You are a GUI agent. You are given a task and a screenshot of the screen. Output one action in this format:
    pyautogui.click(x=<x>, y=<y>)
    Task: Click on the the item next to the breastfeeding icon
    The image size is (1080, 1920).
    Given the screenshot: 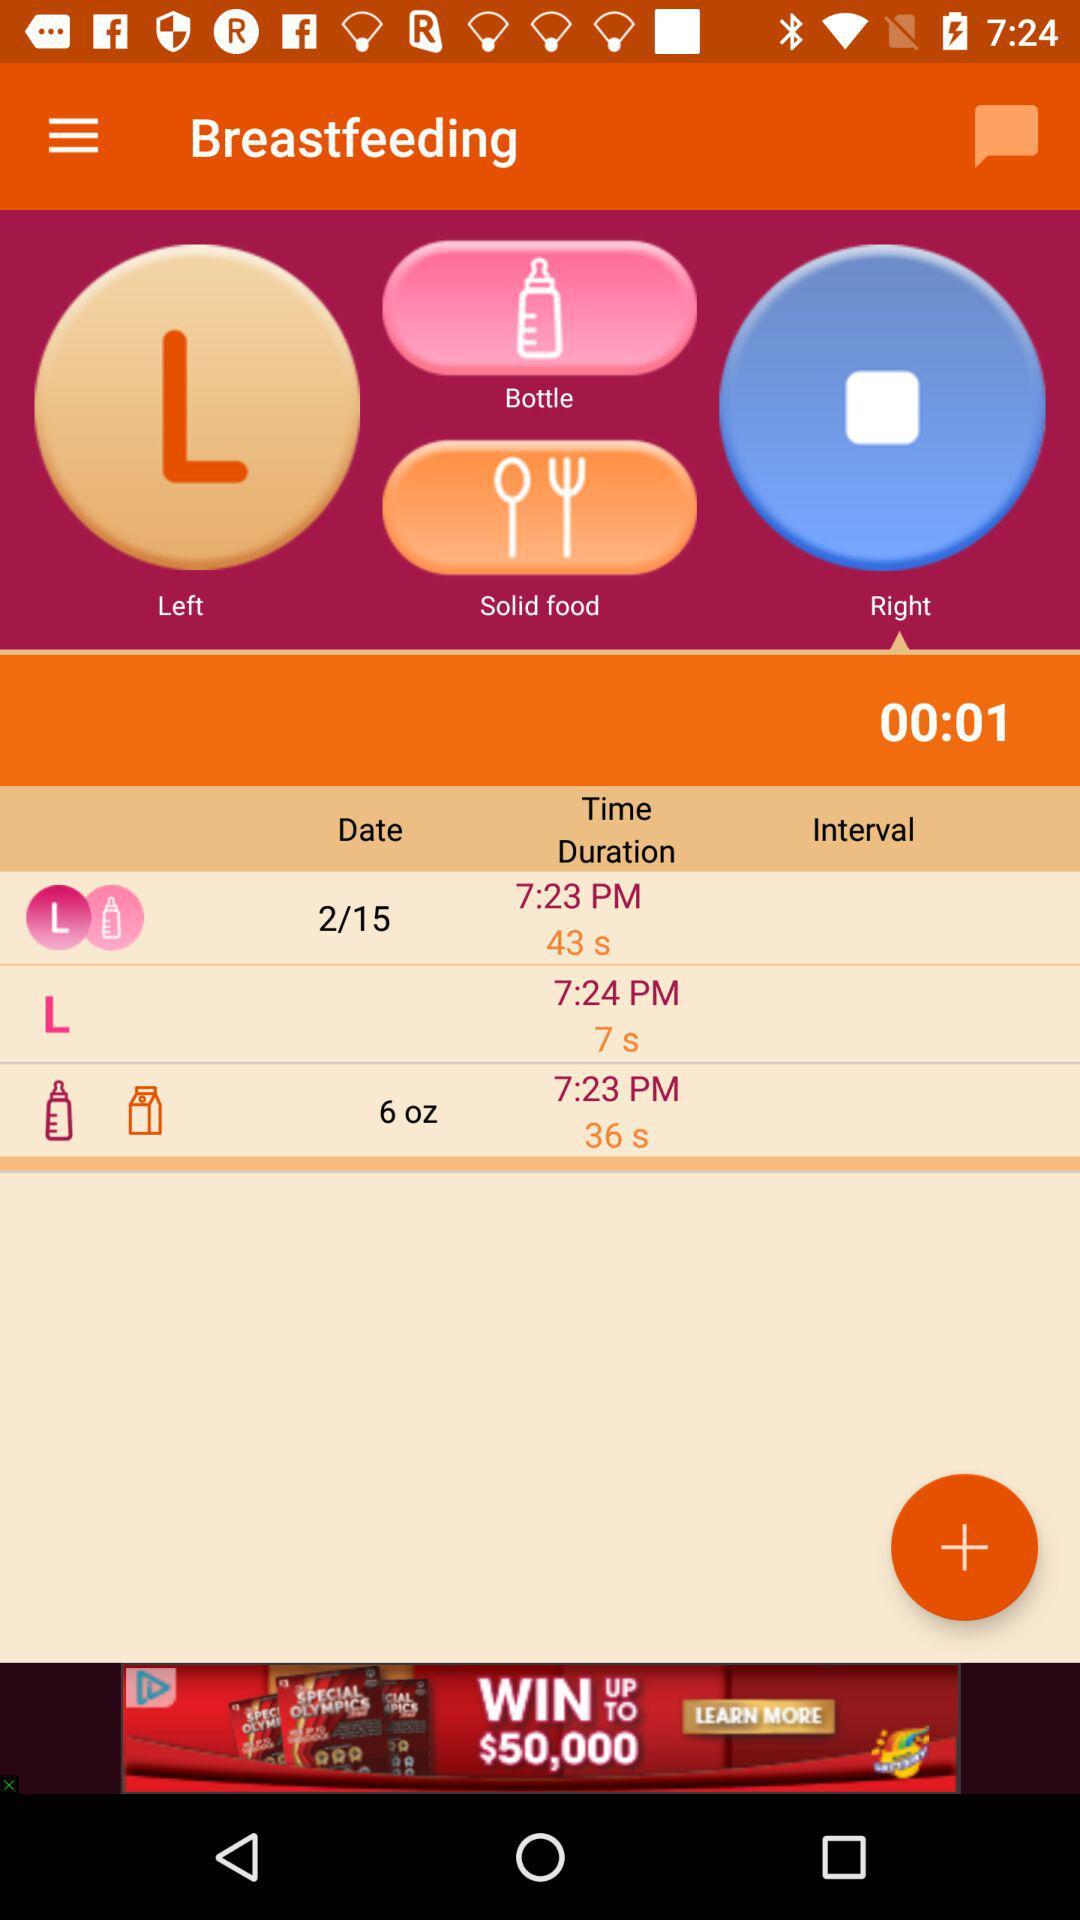 What is the action you would take?
    pyautogui.click(x=1006, y=135)
    